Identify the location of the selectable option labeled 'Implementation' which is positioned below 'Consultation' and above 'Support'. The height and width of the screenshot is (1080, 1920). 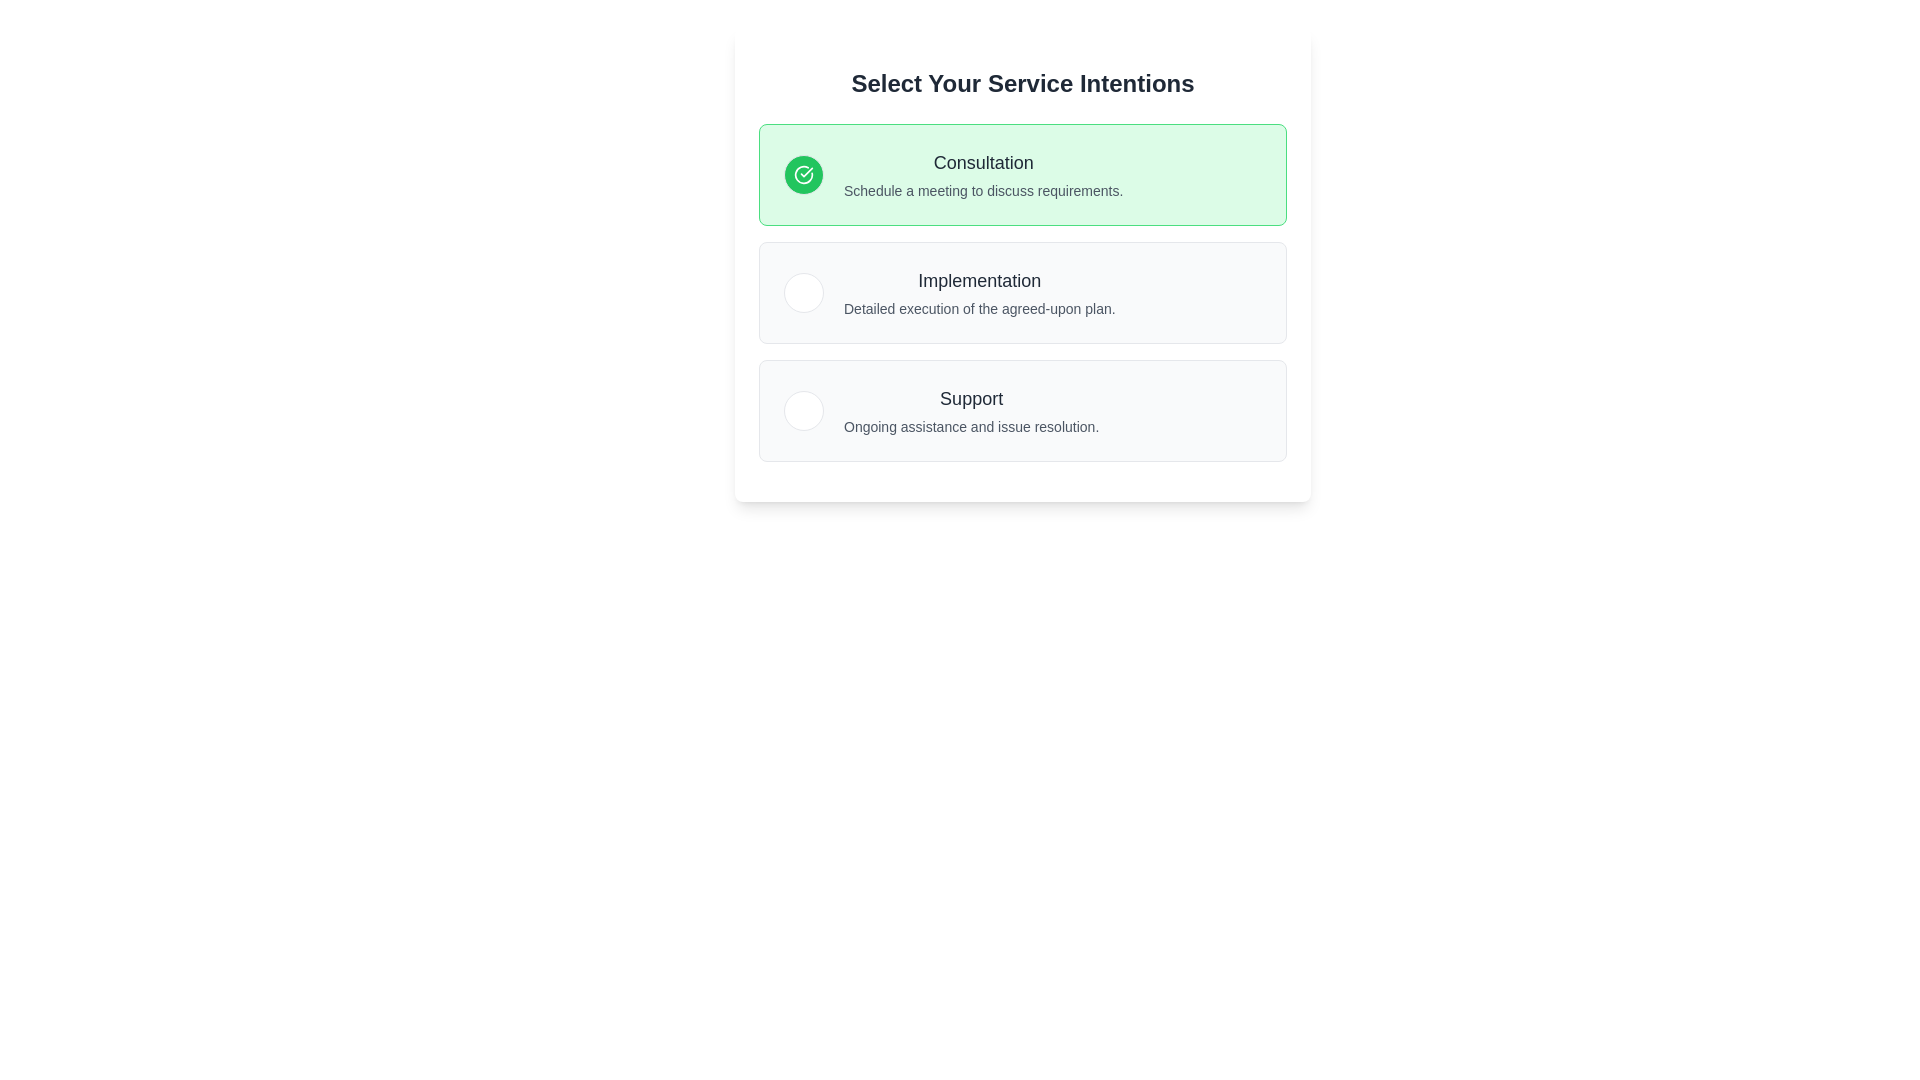
(1022, 293).